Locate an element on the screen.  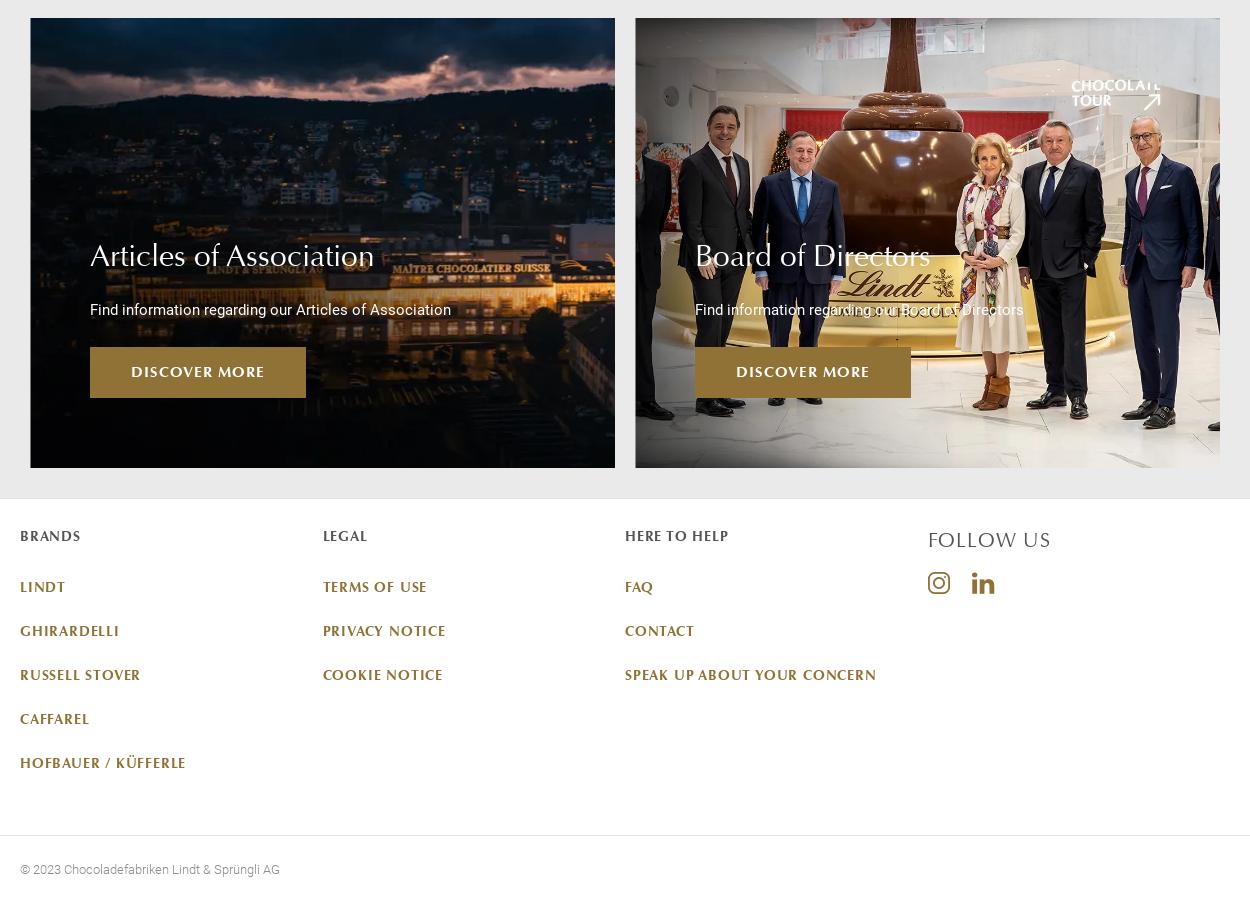
'HERE TO HELP' is located at coordinates (676, 535).